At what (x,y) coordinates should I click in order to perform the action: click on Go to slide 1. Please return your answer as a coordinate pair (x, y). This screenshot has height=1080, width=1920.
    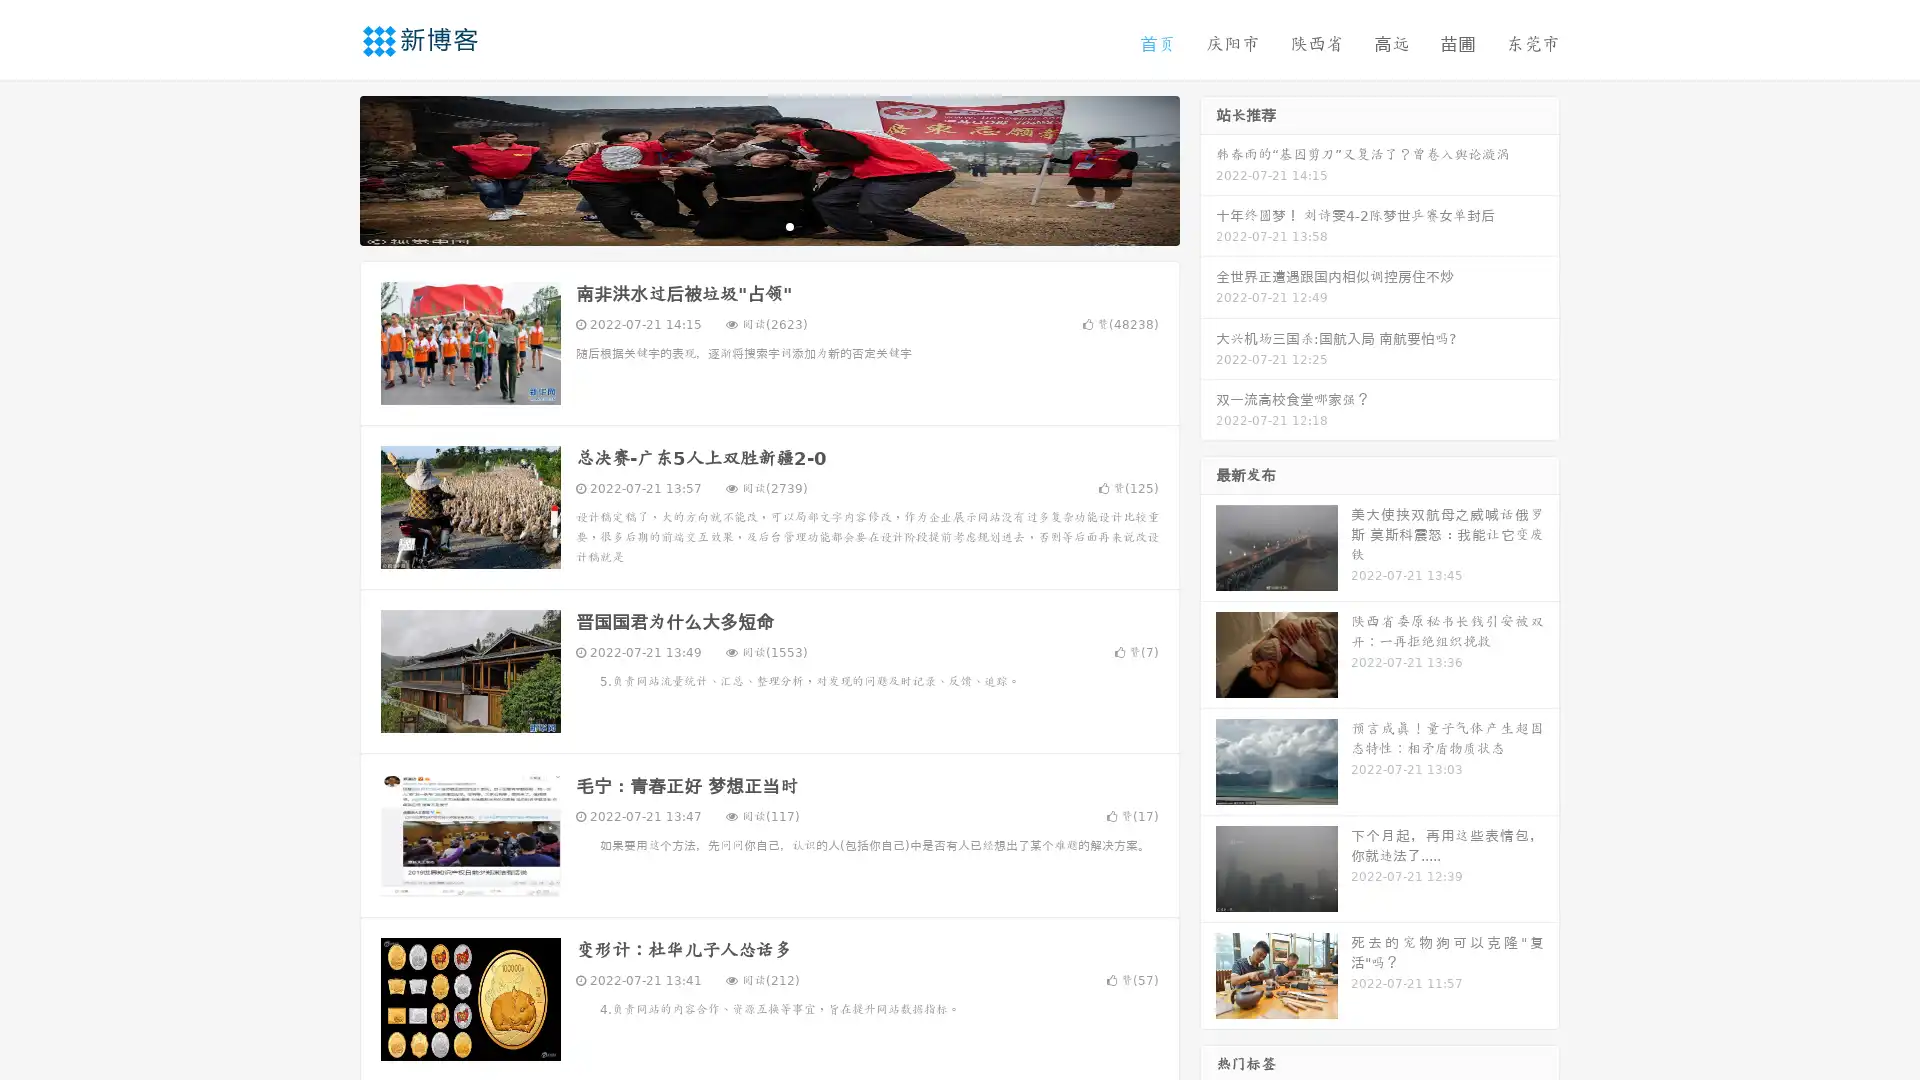
    Looking at the image, I should click on (748, 225).